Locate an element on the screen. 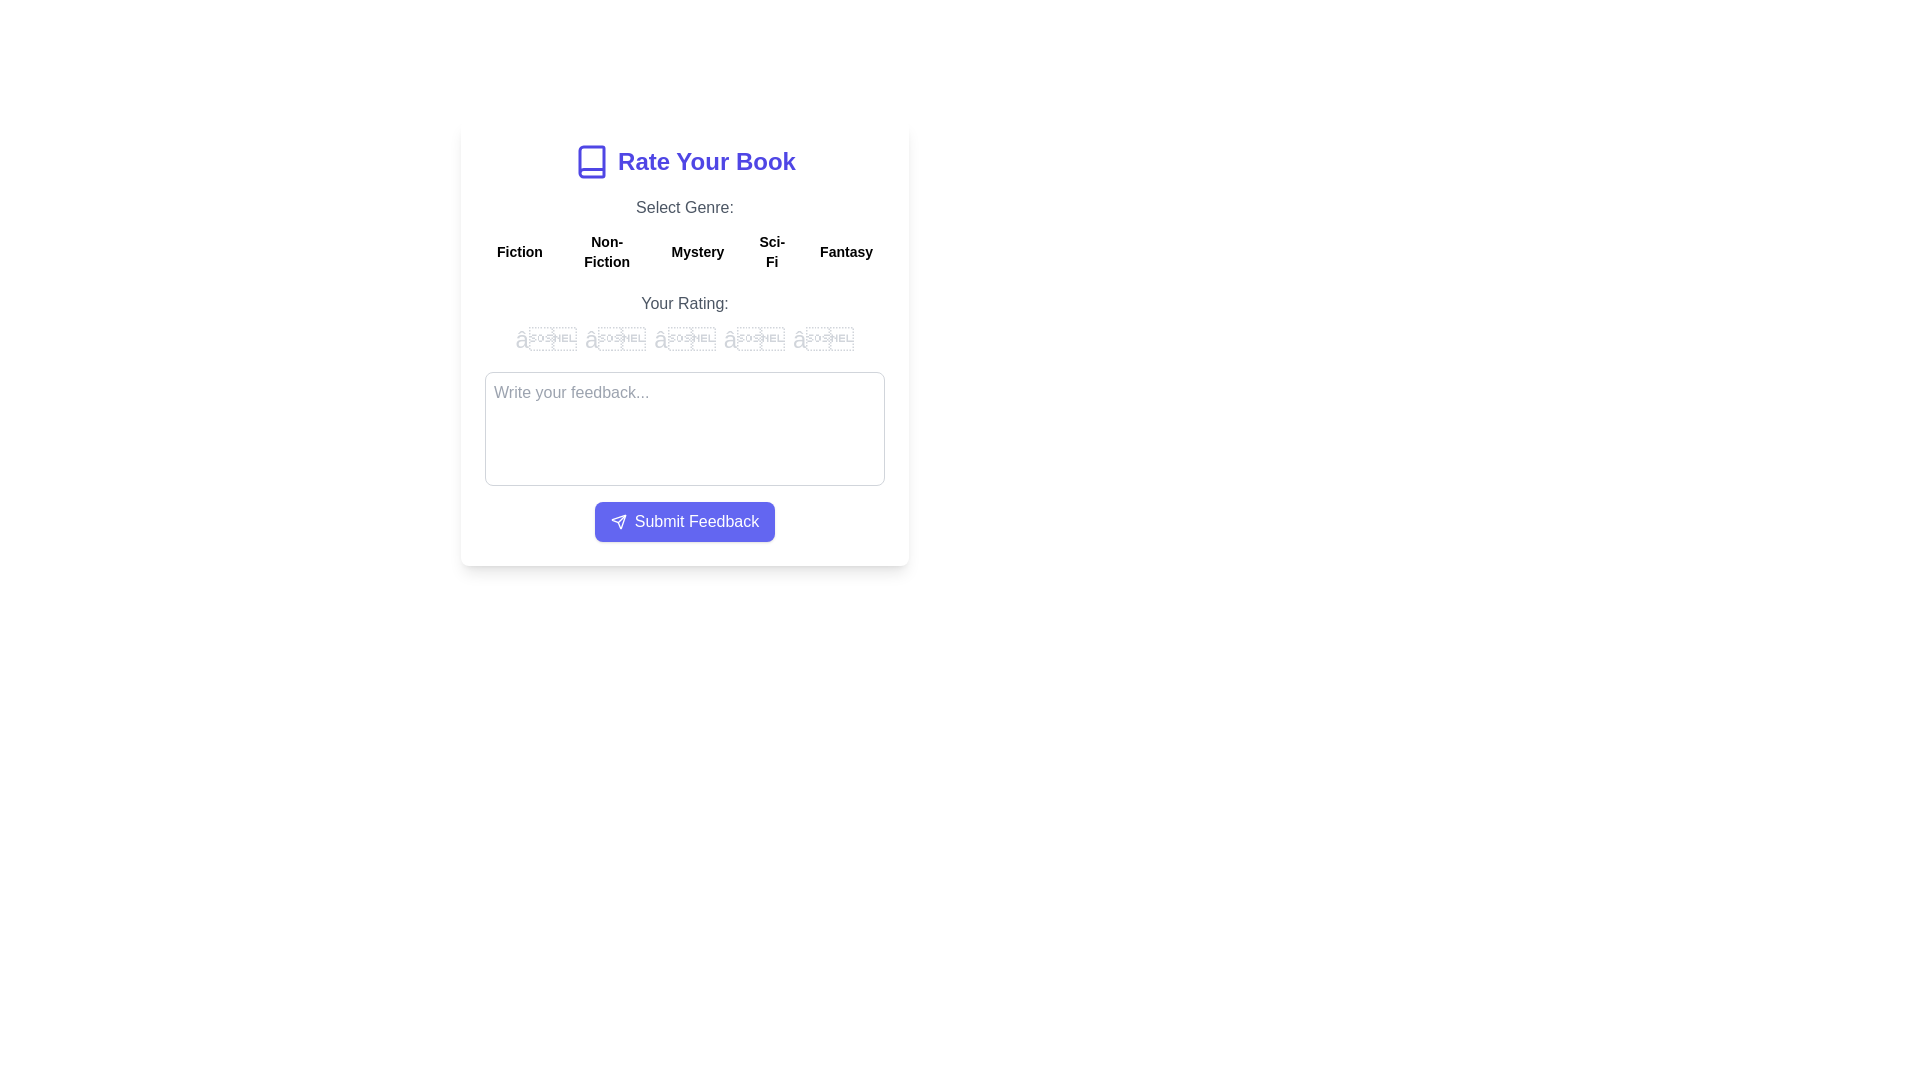 This screenshot has height=1080, width=1920. the 'Fiction' button is located at coordinates (519, 250).